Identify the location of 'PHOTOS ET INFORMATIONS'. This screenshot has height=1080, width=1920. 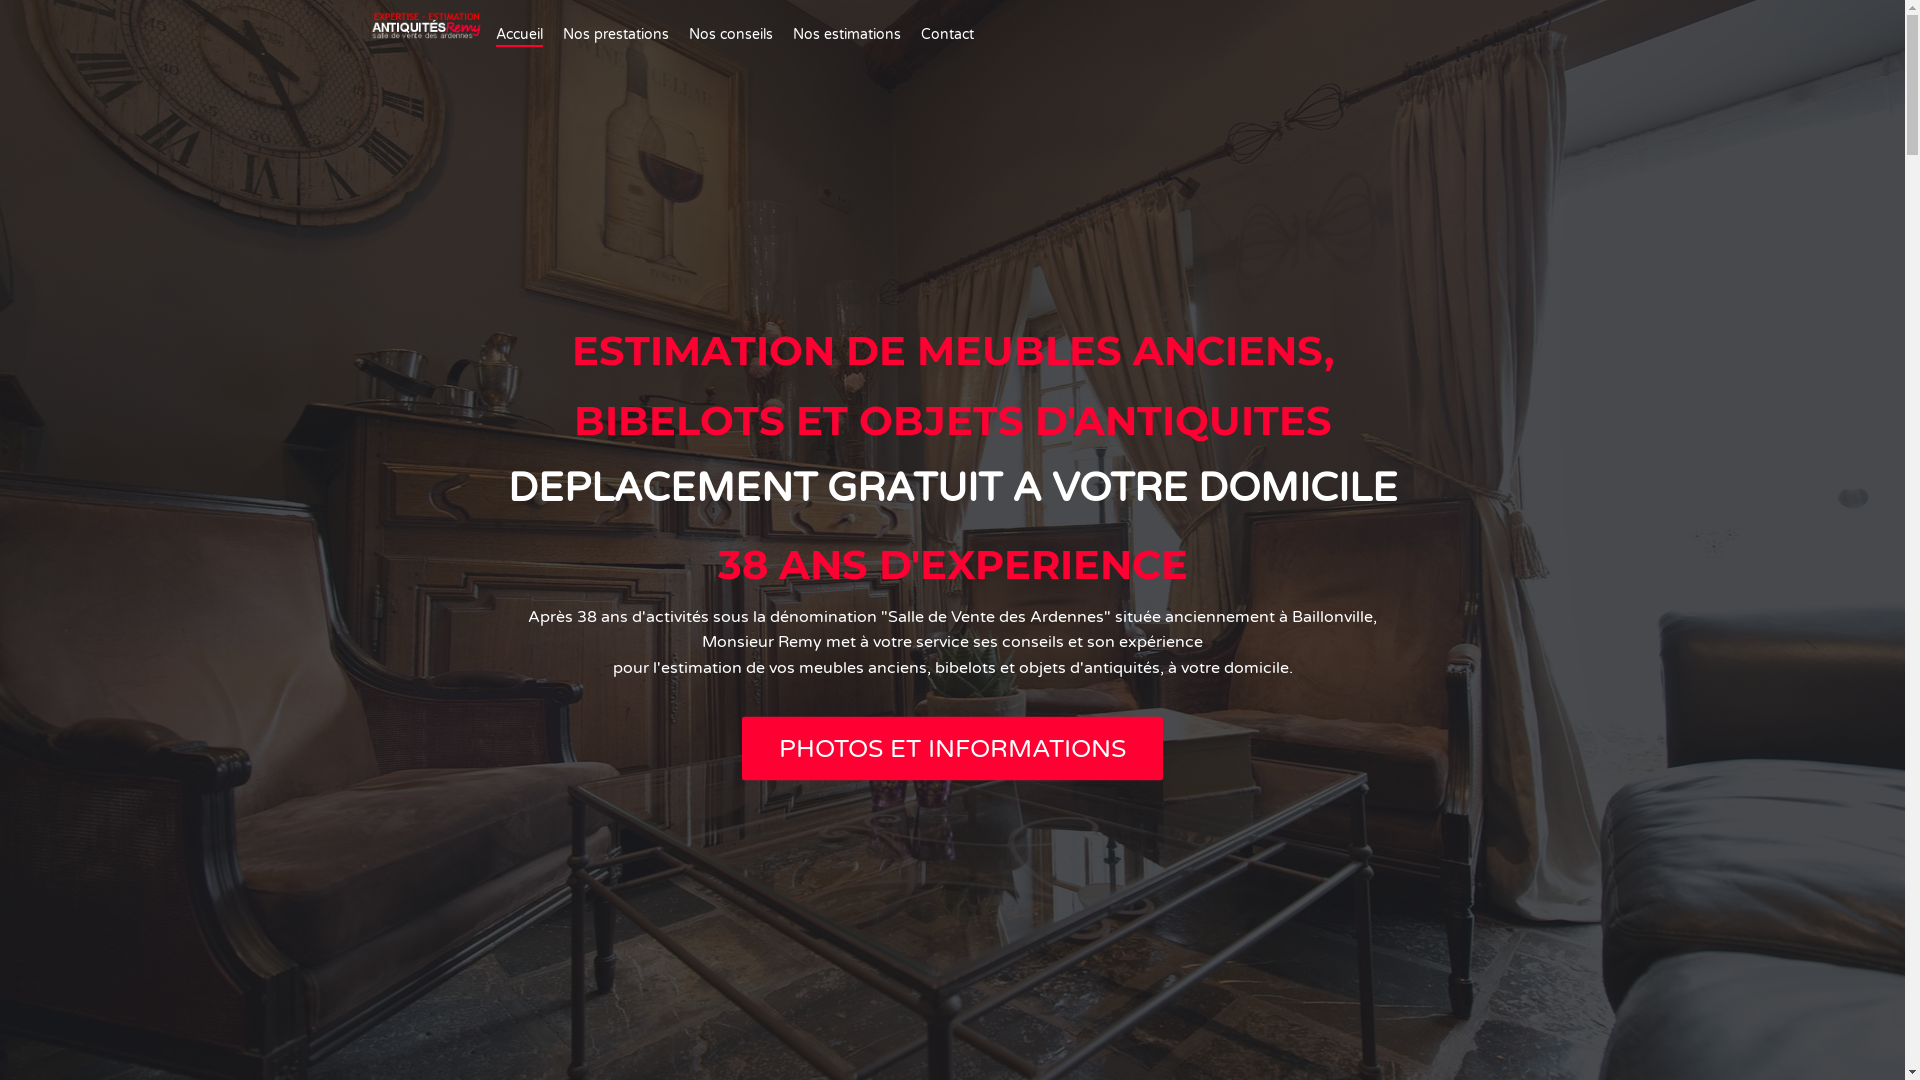
(951, 748).